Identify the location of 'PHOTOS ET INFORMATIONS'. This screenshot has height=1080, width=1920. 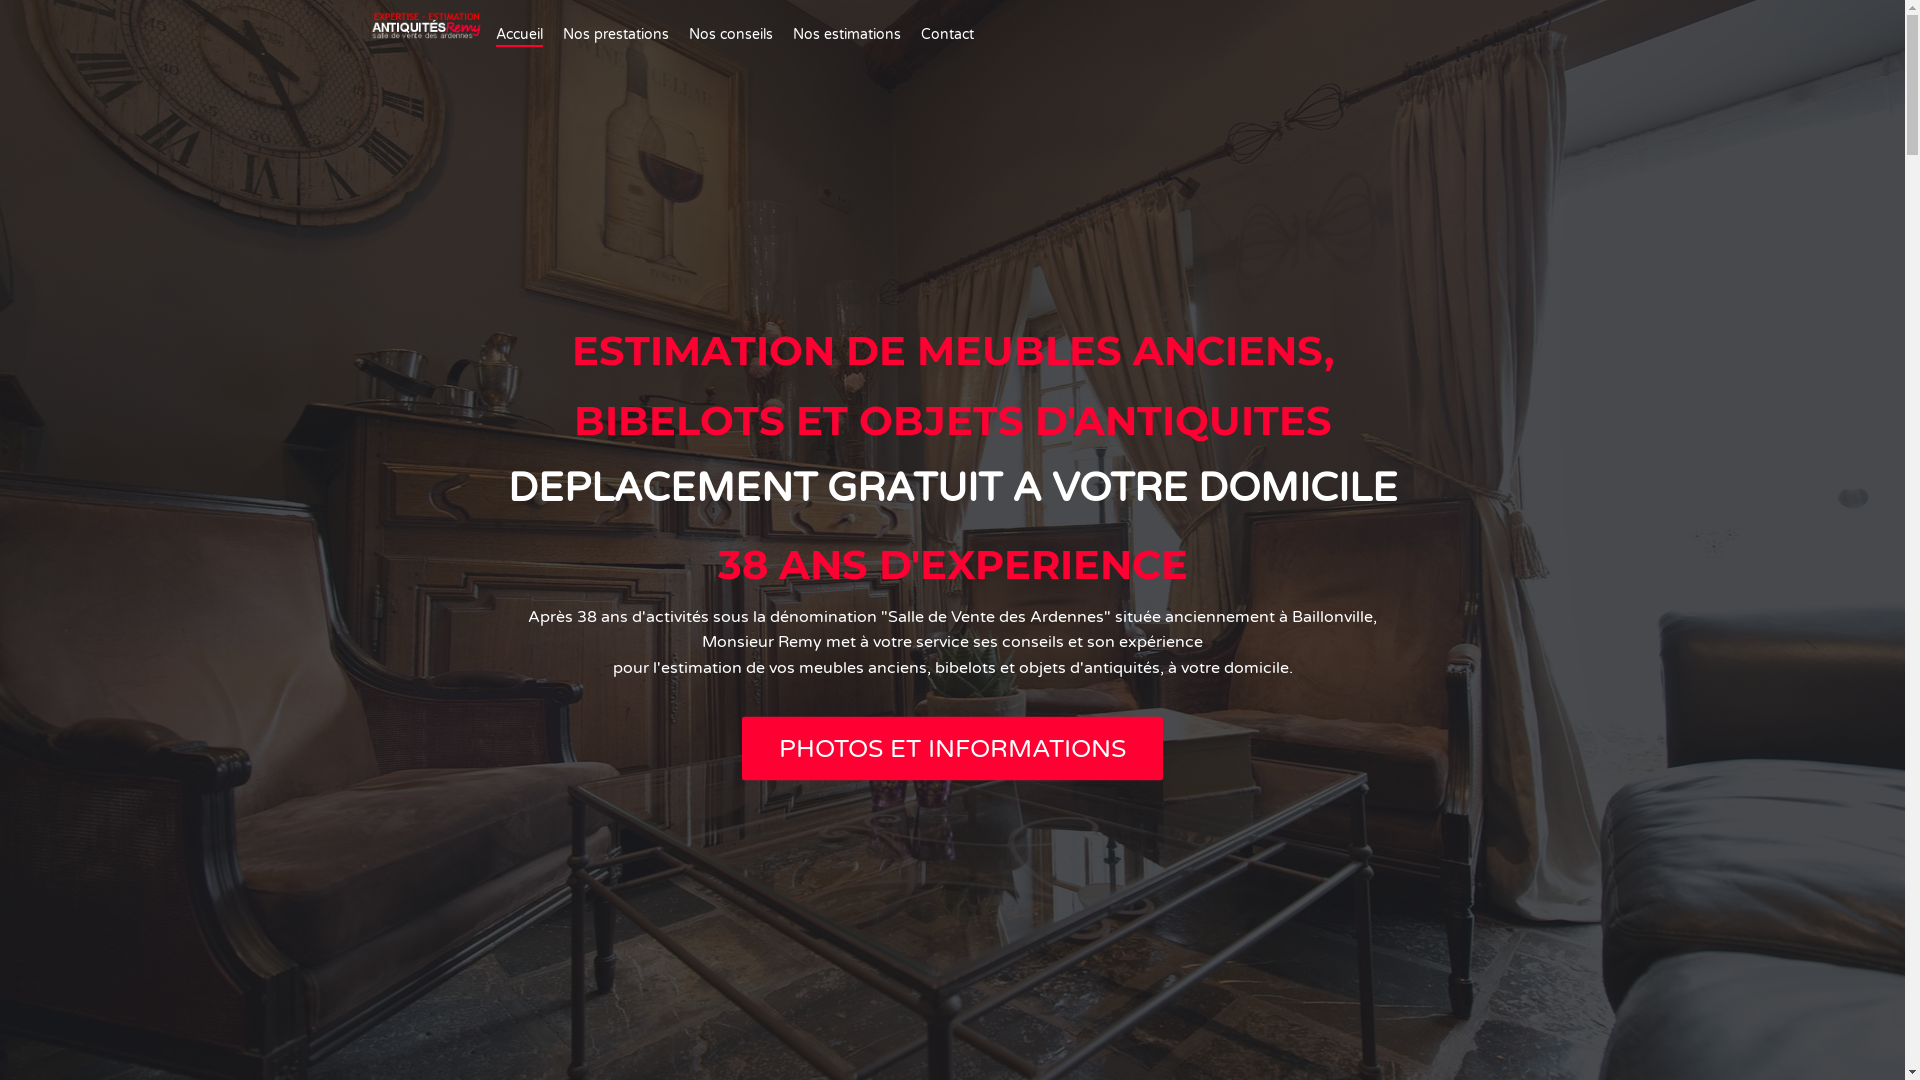
(951, 748).